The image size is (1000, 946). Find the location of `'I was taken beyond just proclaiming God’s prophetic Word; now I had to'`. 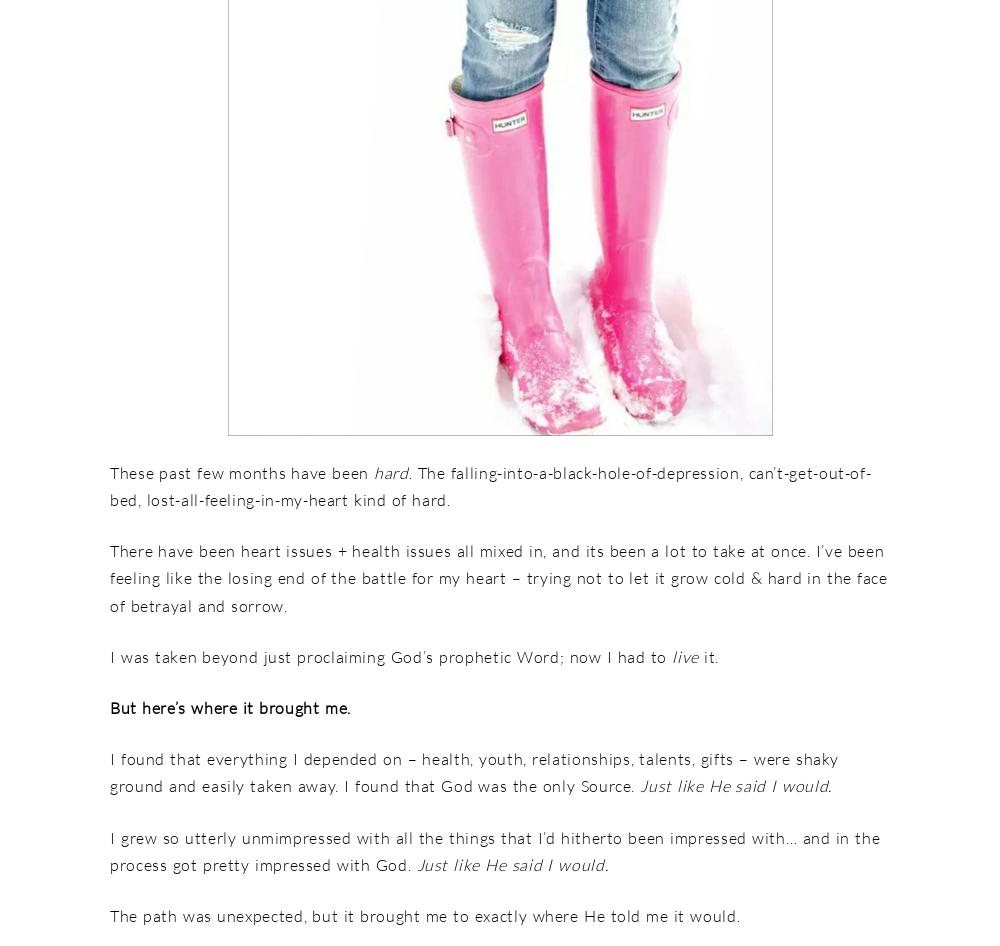

'I was taken beyond just proclaiming God’s prophetic Word; now I had to' is located at coordinates (391, 655).